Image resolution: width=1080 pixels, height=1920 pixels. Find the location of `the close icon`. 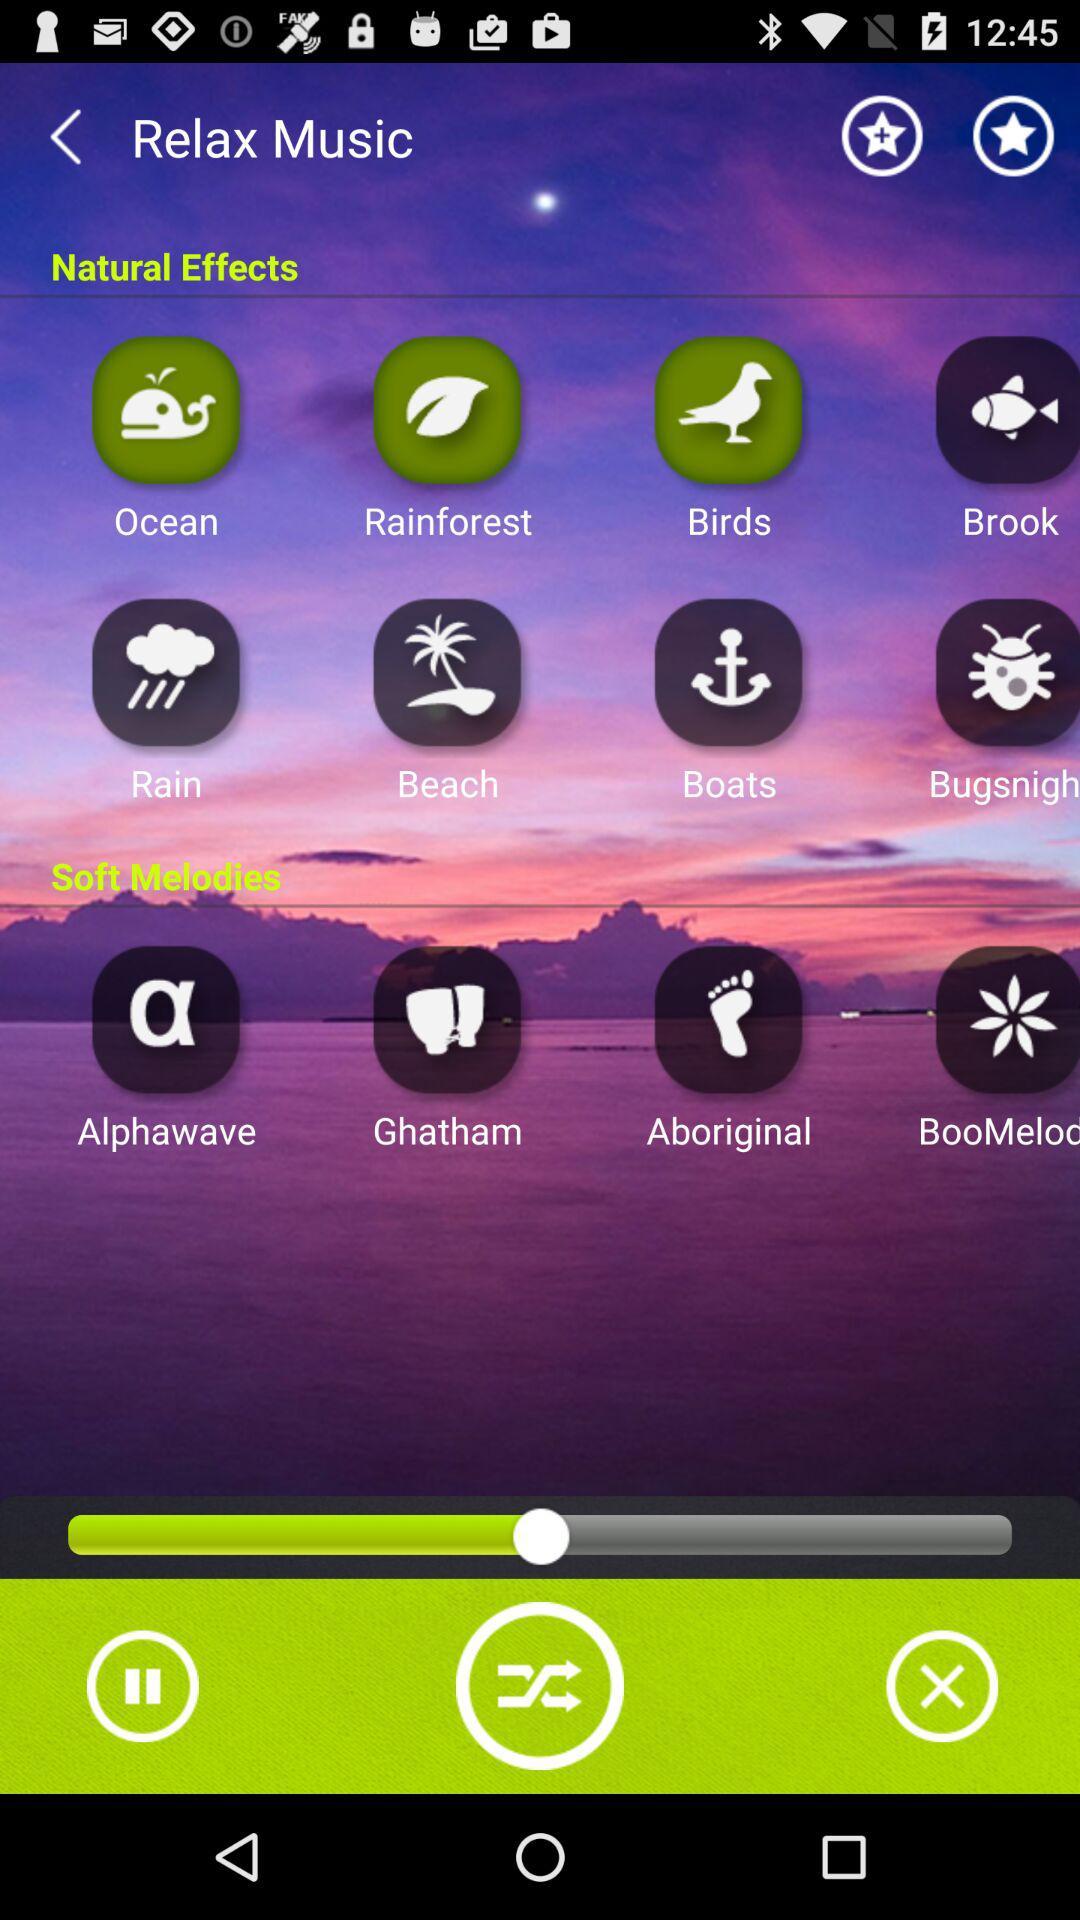

the close icon is located at coordinates (942, 1804).